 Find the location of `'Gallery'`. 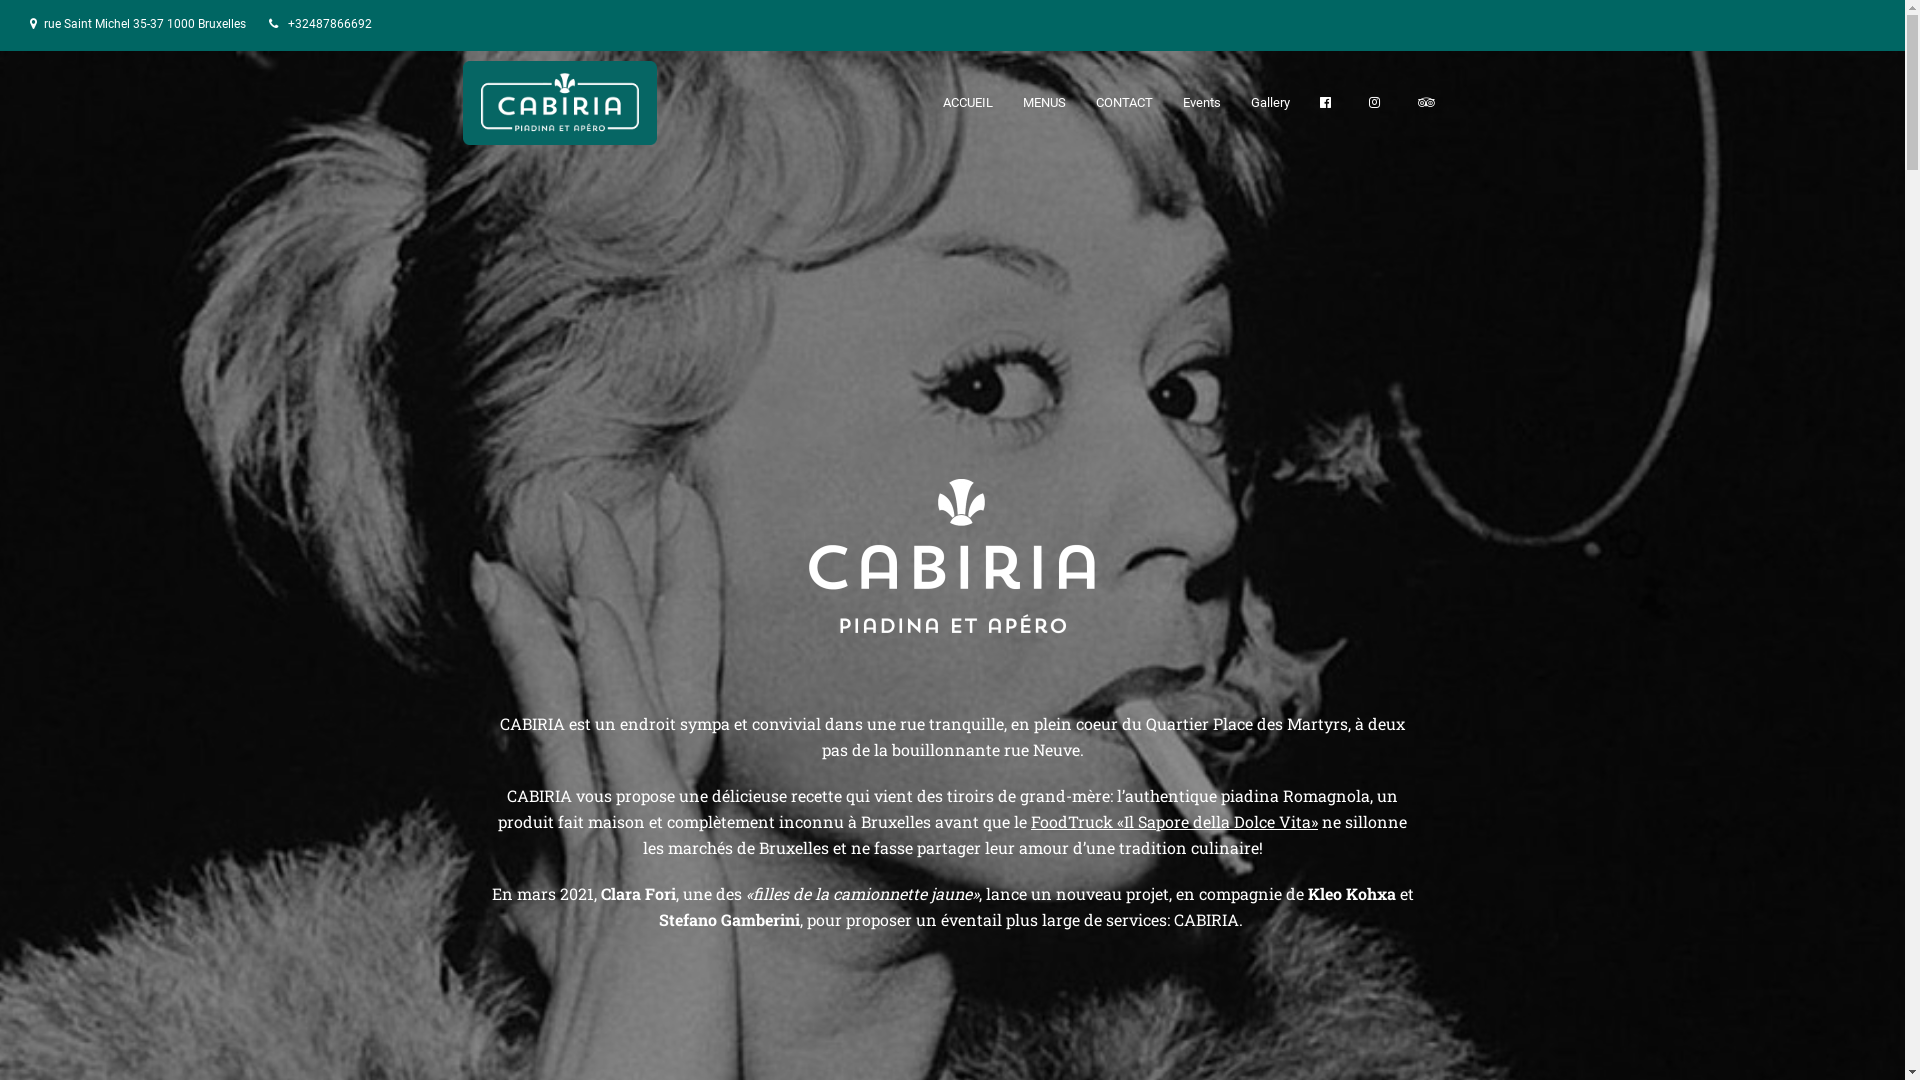

'Gallery' is located at coordinates (1269, 103).